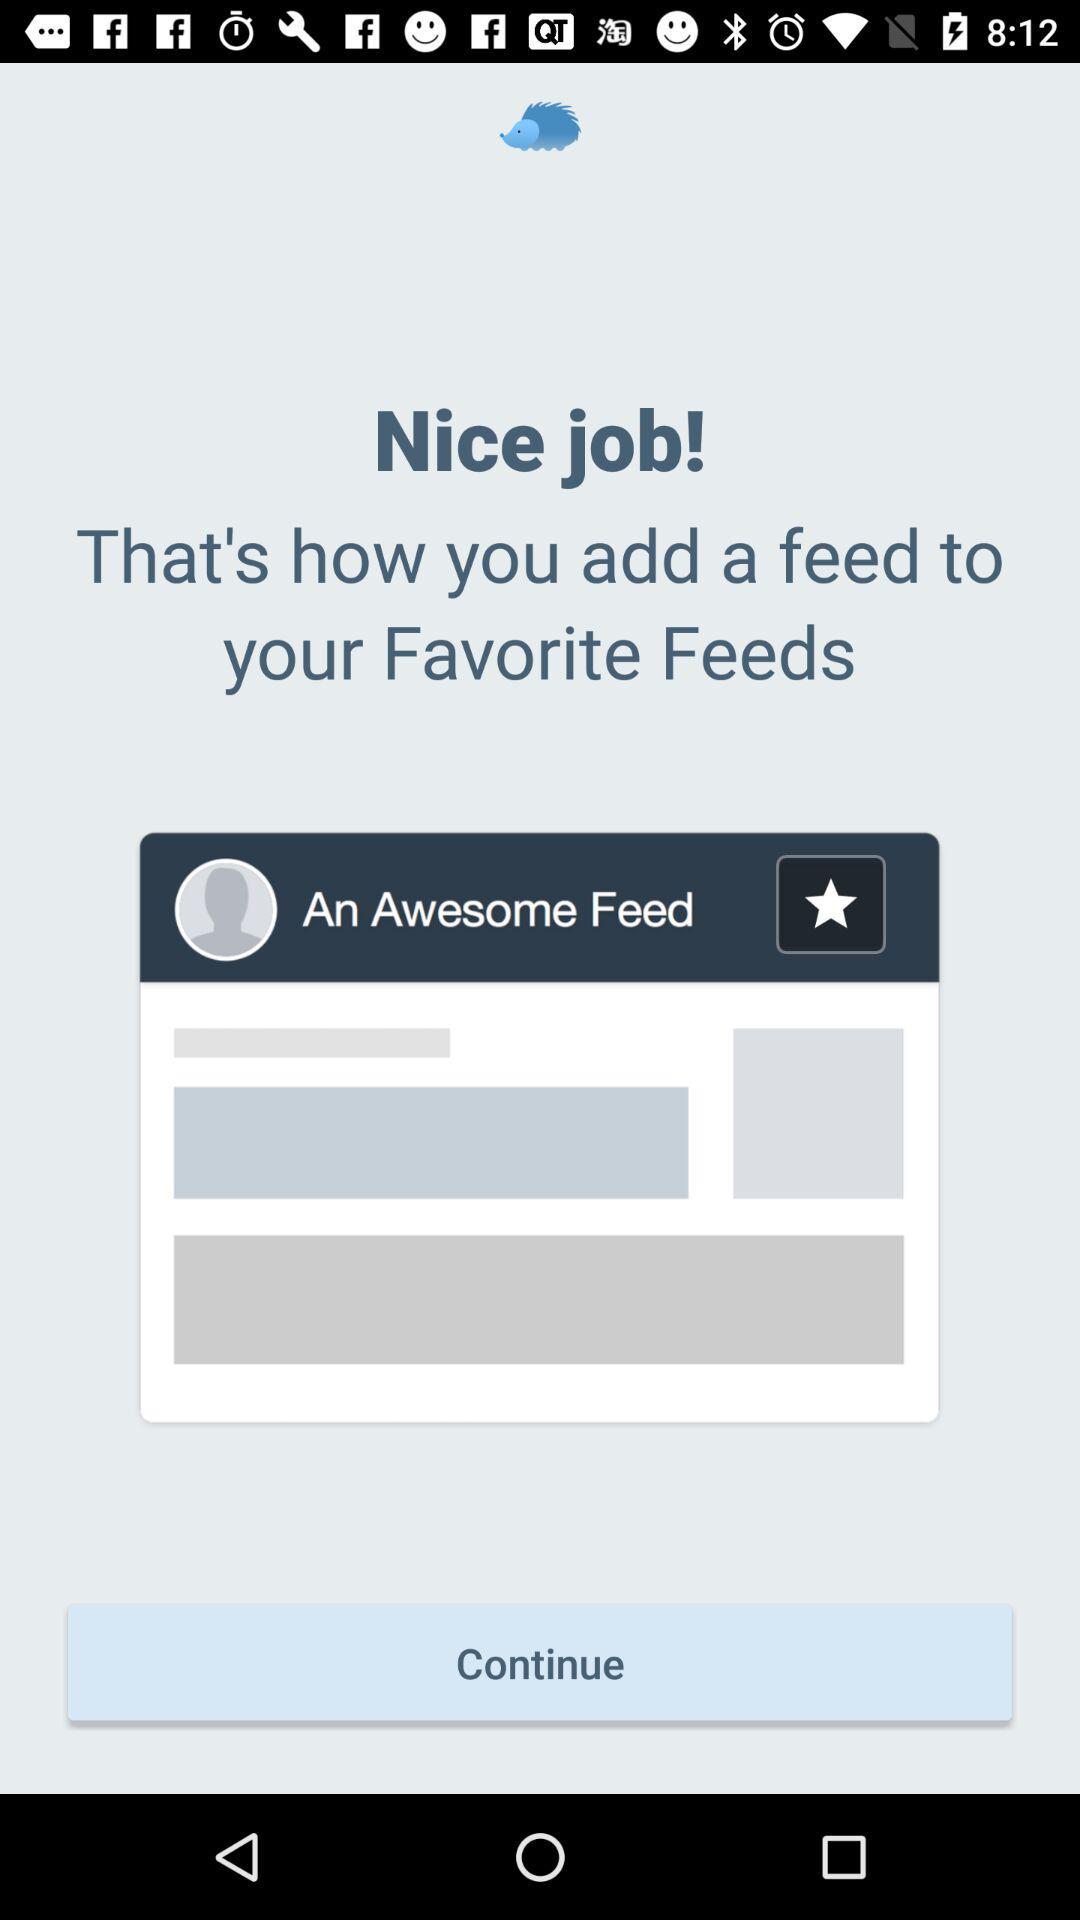 The width and height of the screenshot is (1080, 1920). Describe the element at coordinates (830, 903) in the screenshot. I see `the item above the continue item` at that location.